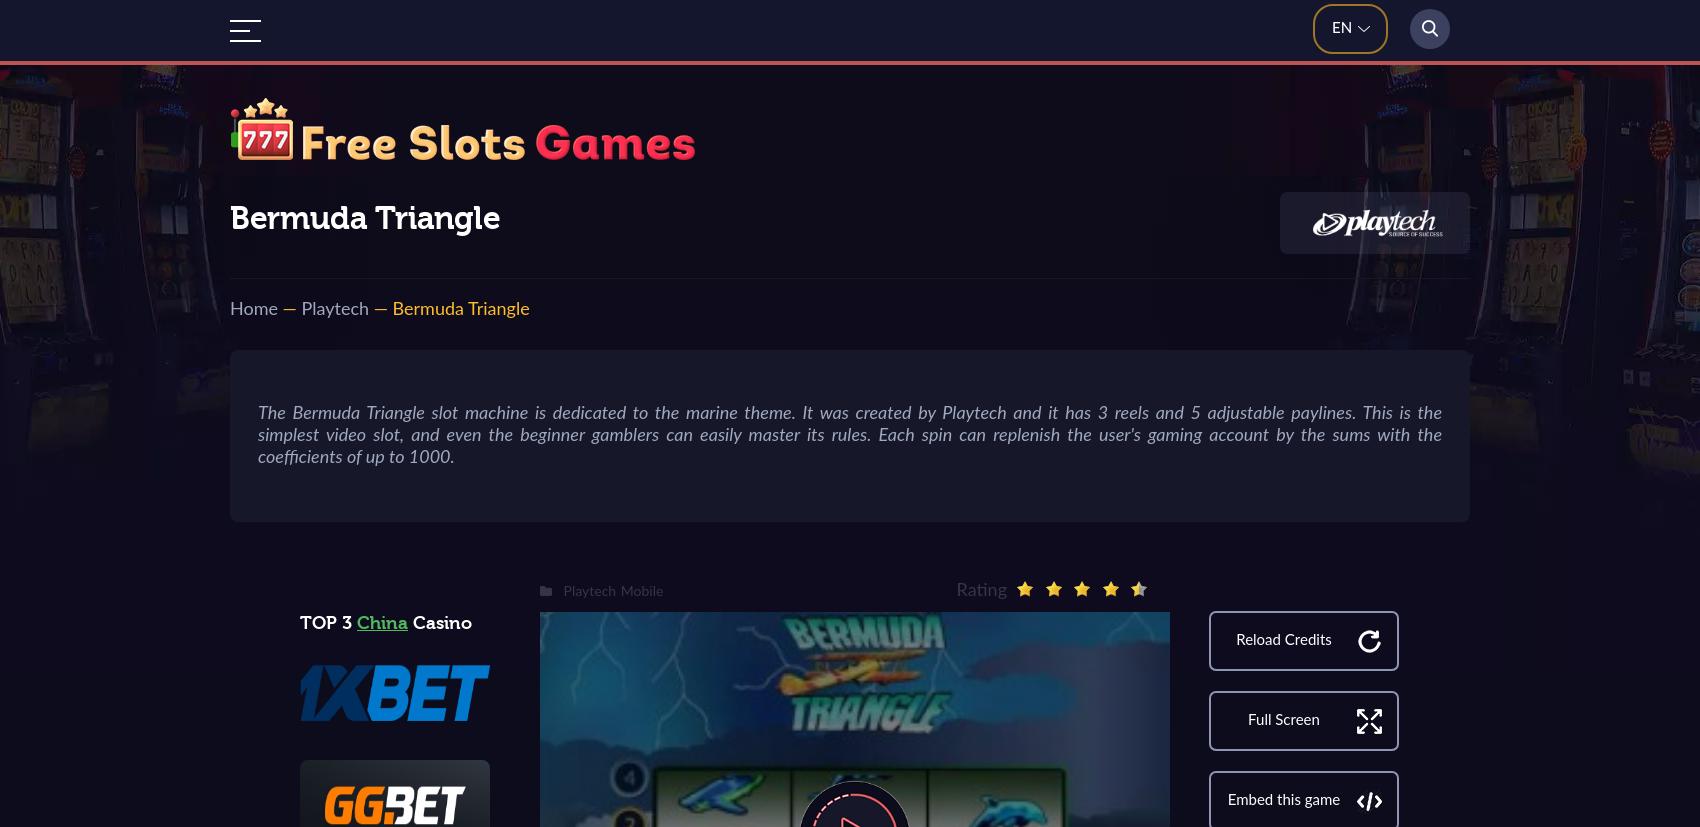 This screenshot has height=827, width=1700. What do you see at coordinates (978, 590) in the screenshot?
I see `'Rating'` at bounding box center [978, 590].